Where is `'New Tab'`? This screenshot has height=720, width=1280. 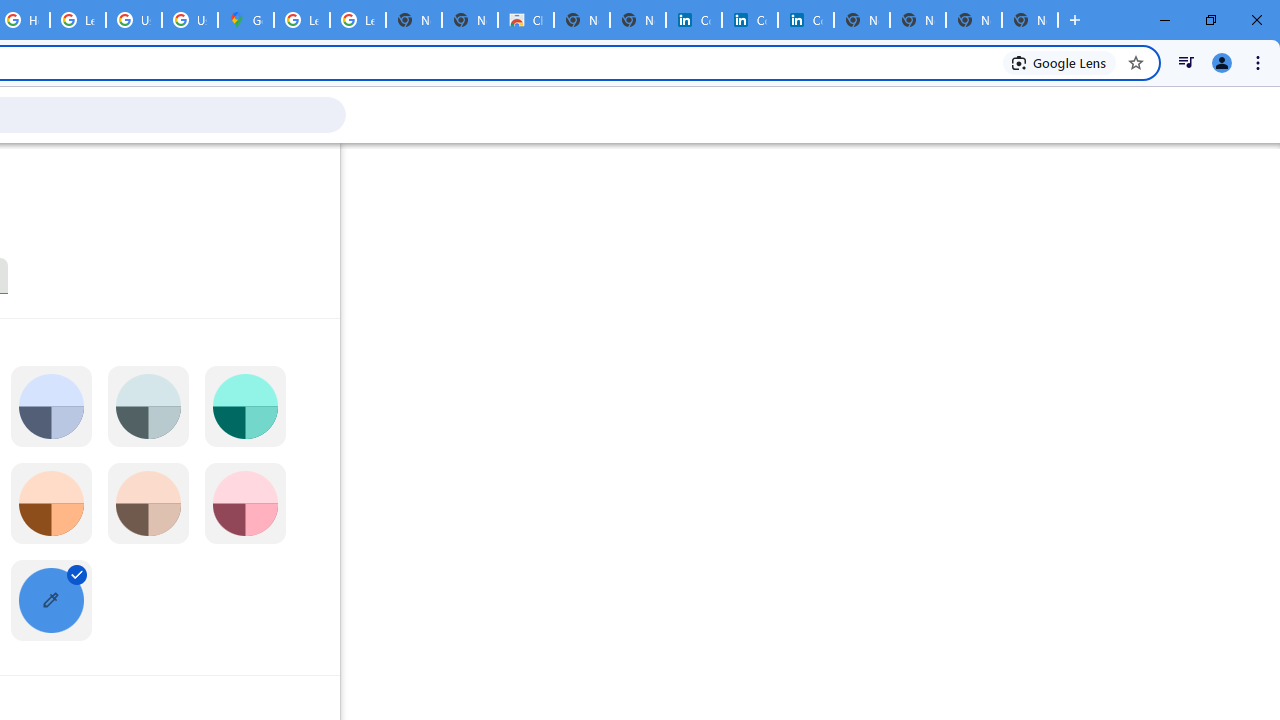
'New Tab' is located at coordinates (1030, 20).